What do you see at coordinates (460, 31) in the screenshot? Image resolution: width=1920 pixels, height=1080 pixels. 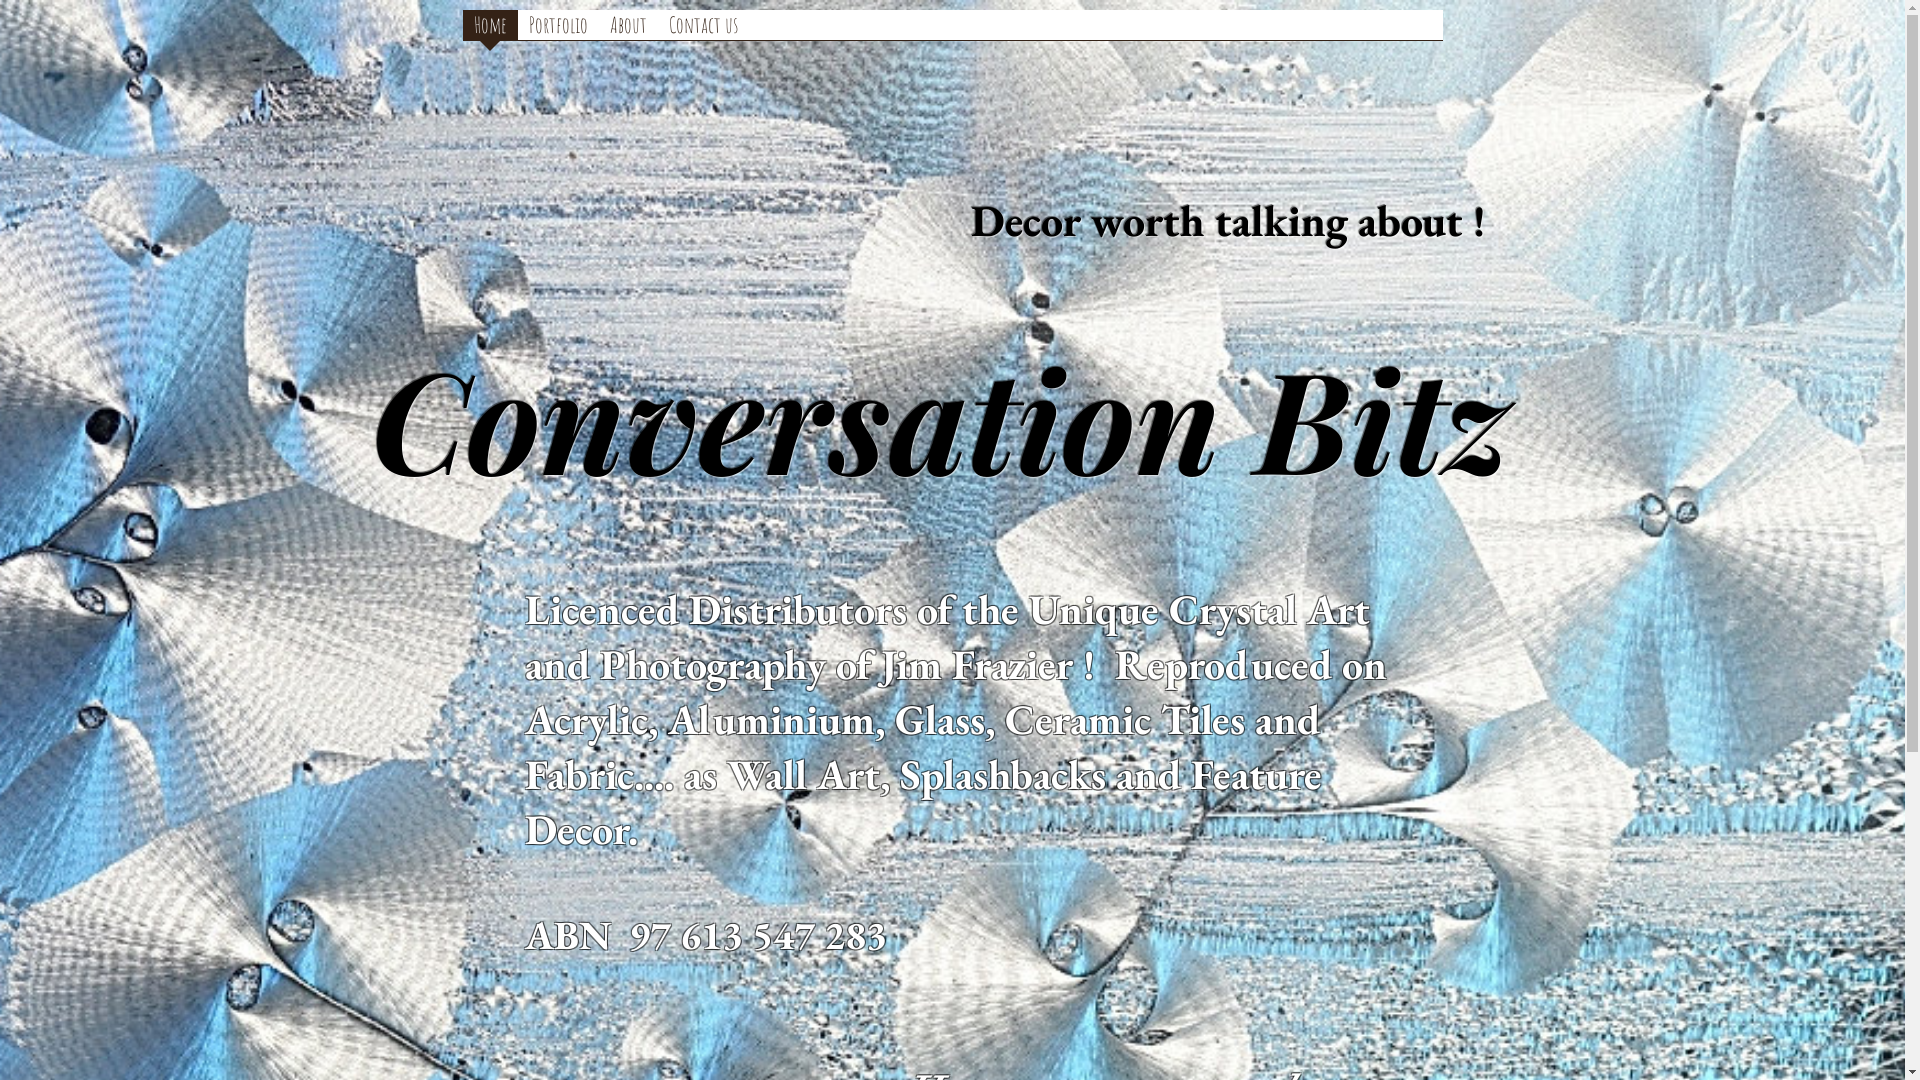 I see `'Home'` at bounding box center [460, 31].